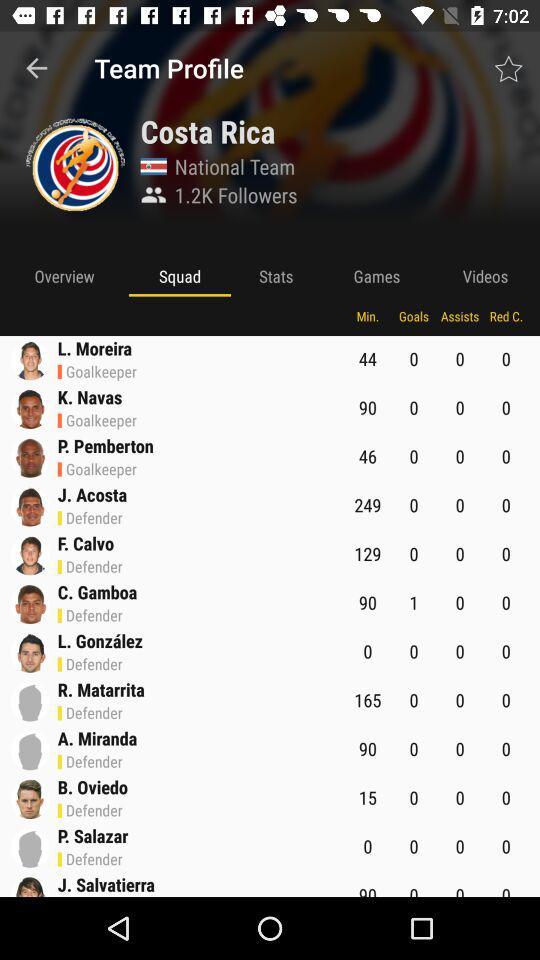 The height and width of the screenshot is (960, 540). Describe the element at coordinates (376, 275) in the screenshot. I see `item to the left of videos icon` at that location.